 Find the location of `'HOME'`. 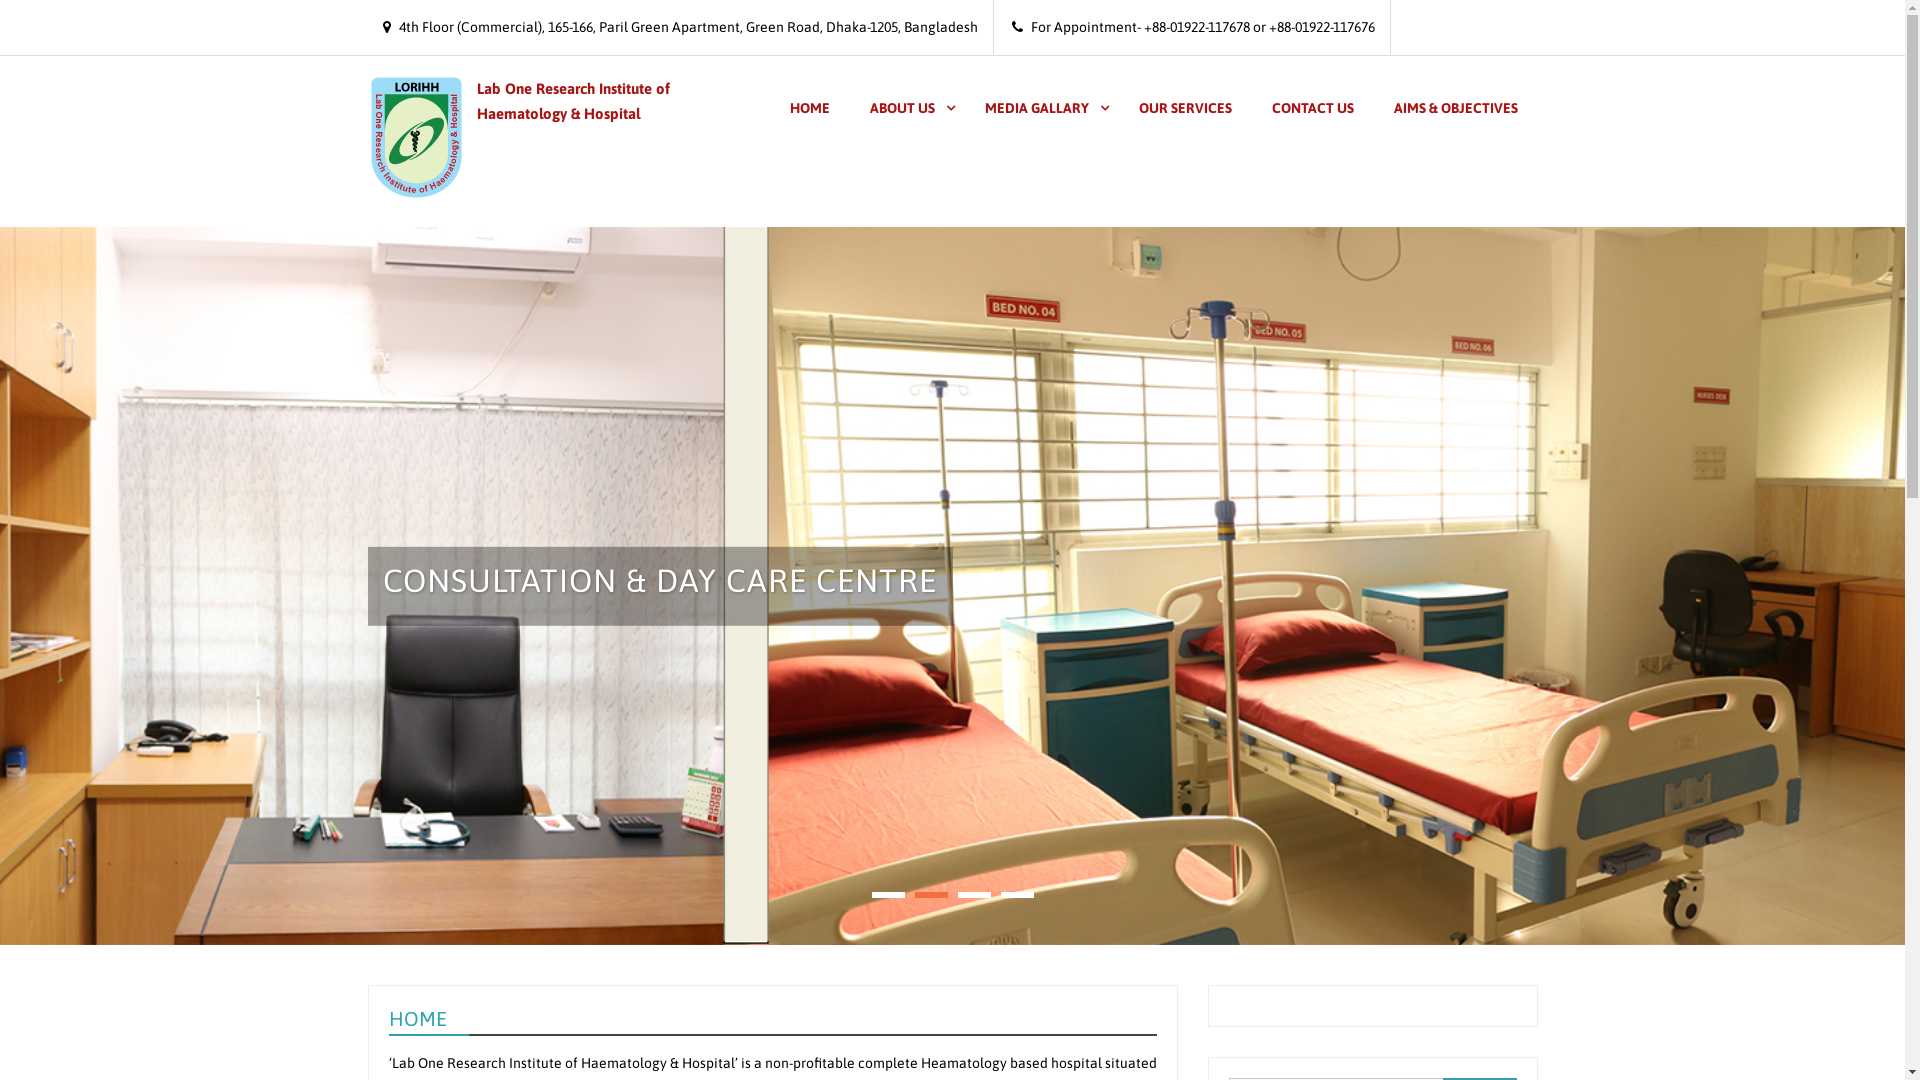

'HOME' is located at coordinates (810, 108).